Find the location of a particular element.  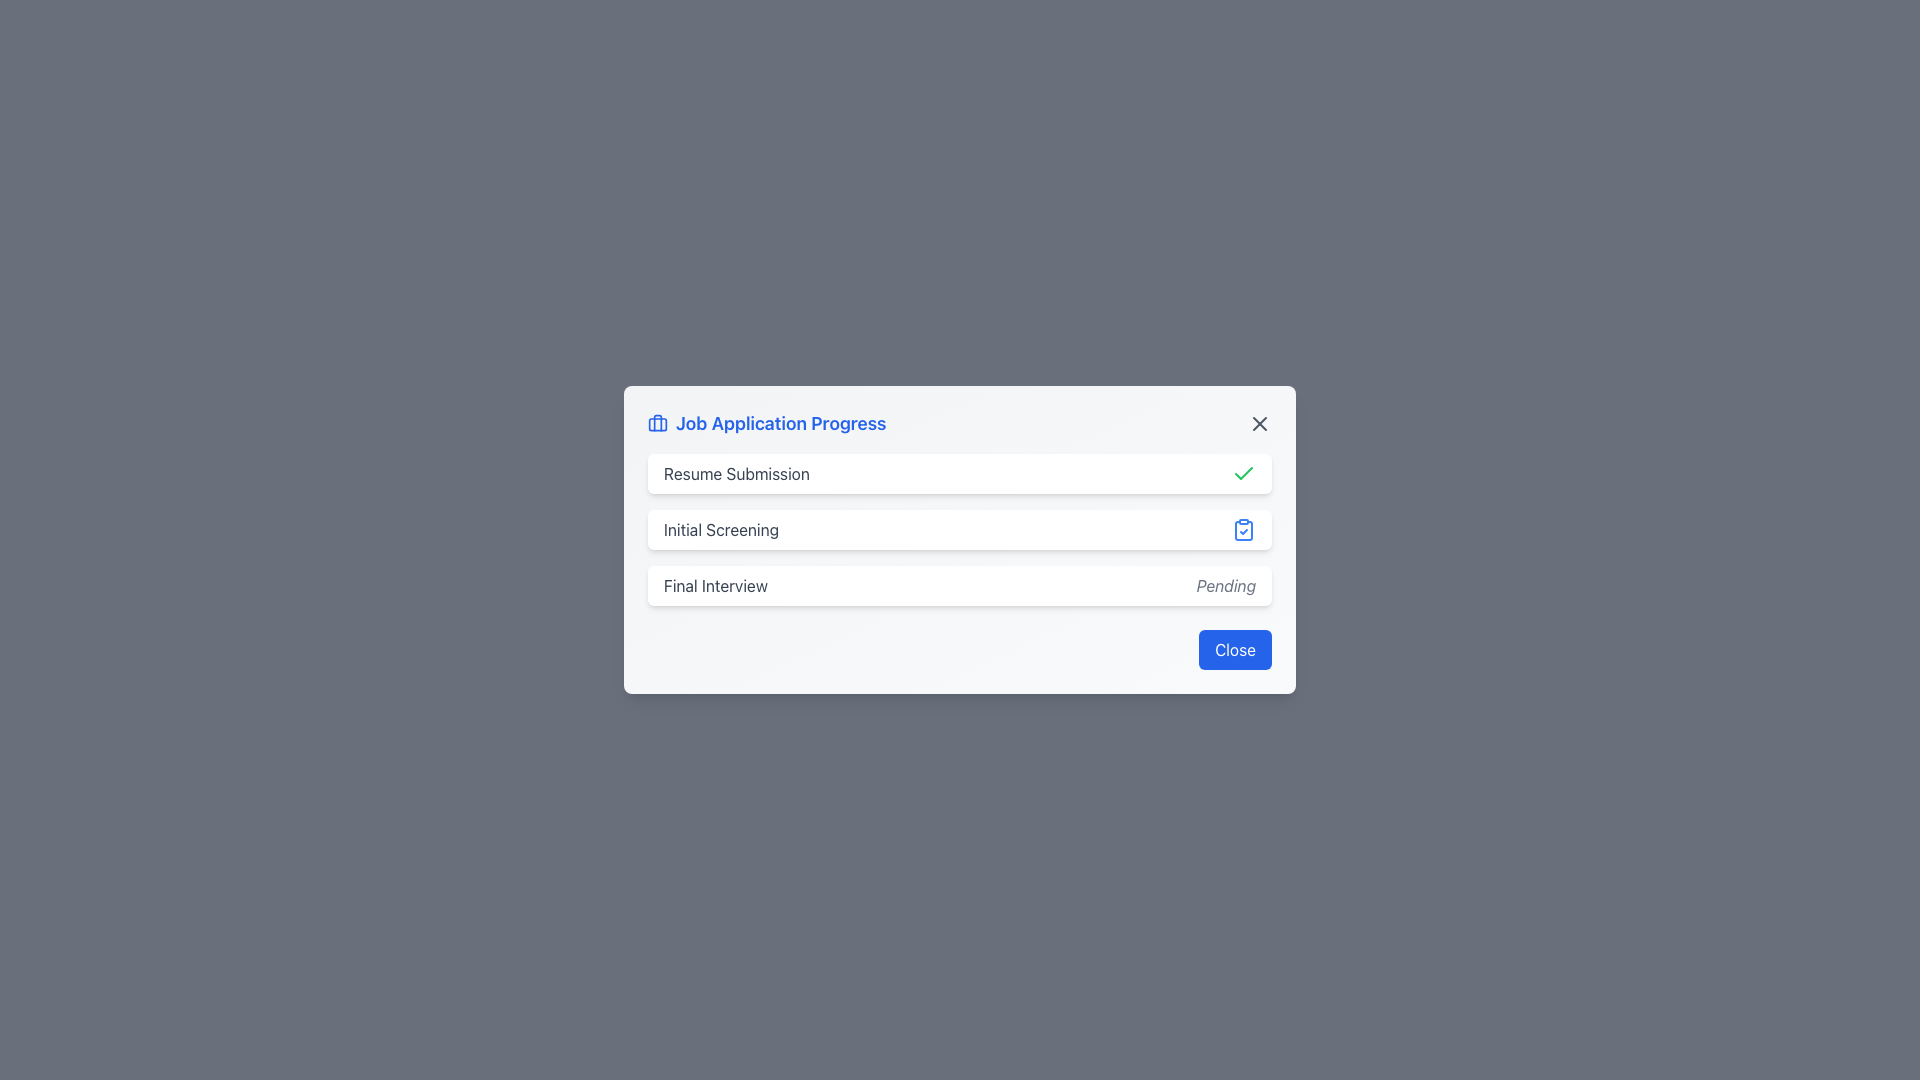

the vertical list with status indicators in the 'Job Application Progress' card is located at coordinates (960, 528).